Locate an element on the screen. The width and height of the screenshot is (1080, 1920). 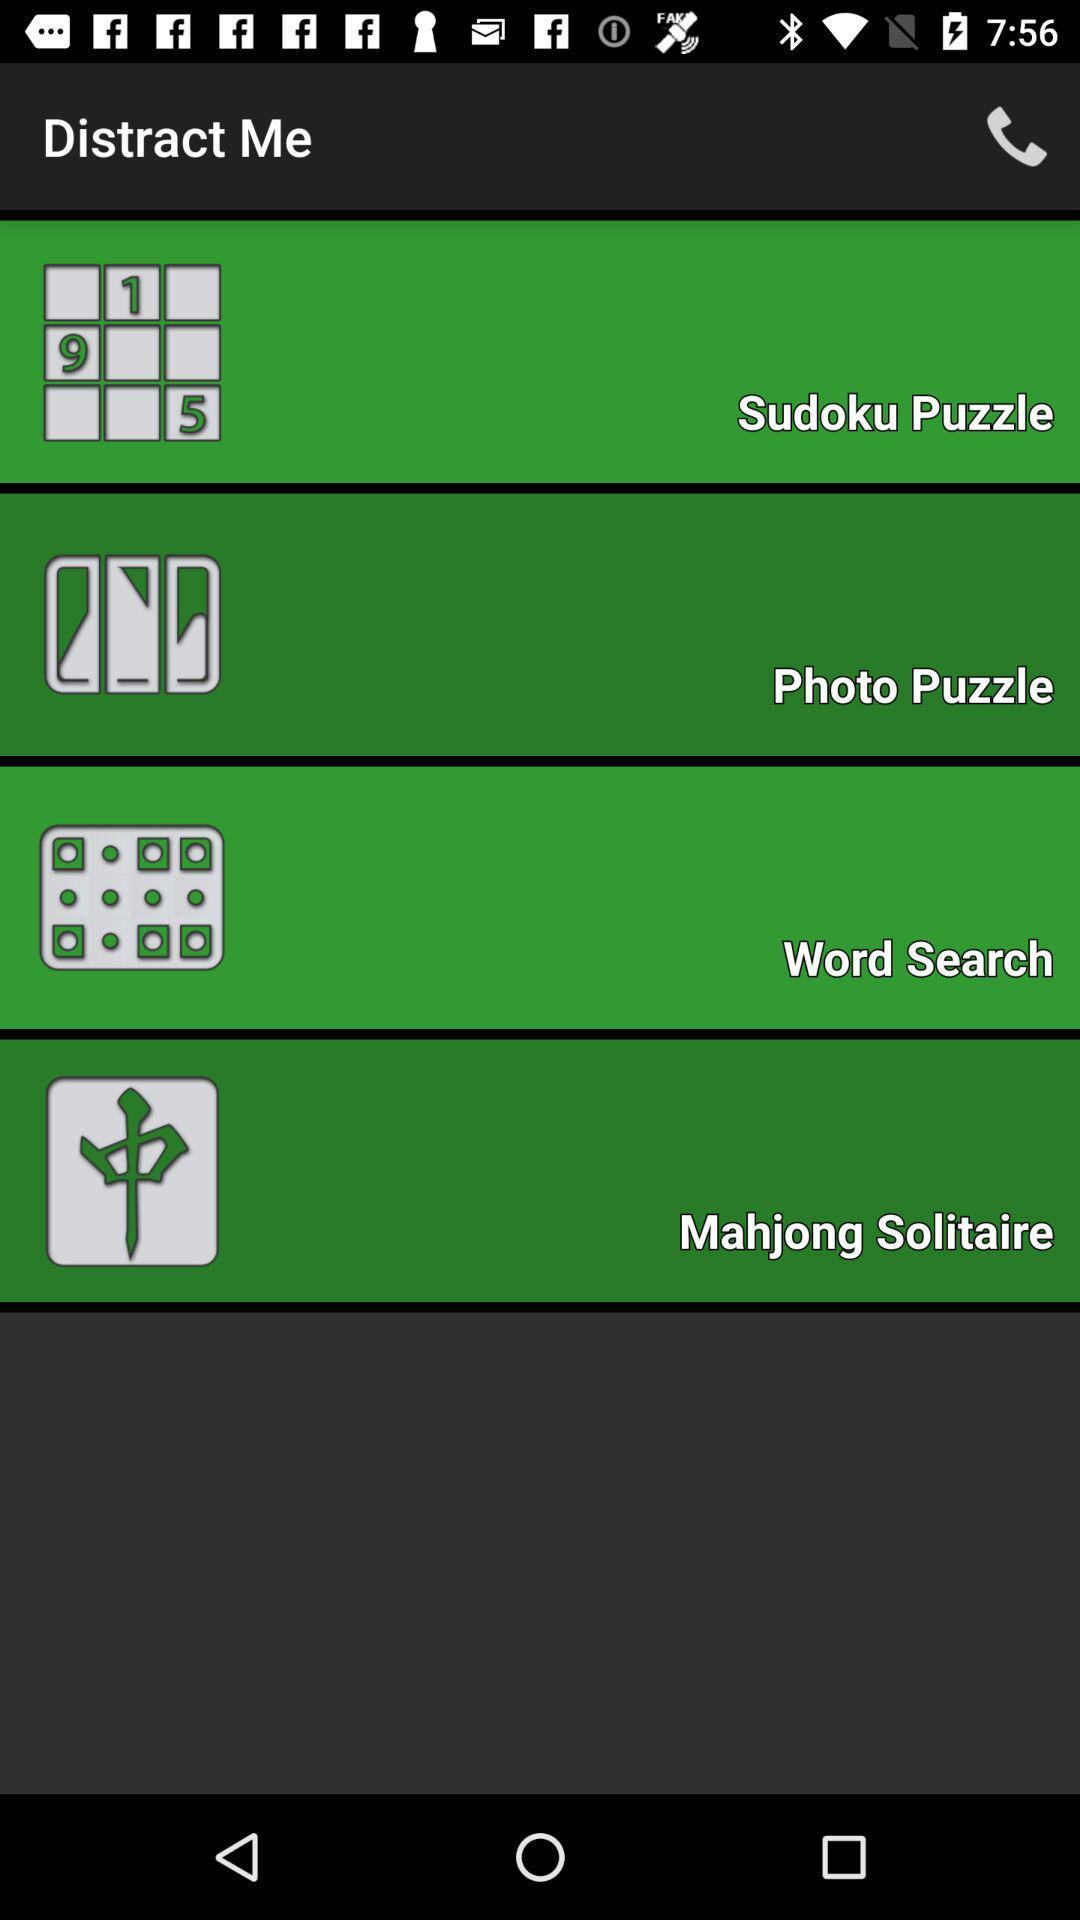
the photo puzzle item is located at coordinates (923, 691).